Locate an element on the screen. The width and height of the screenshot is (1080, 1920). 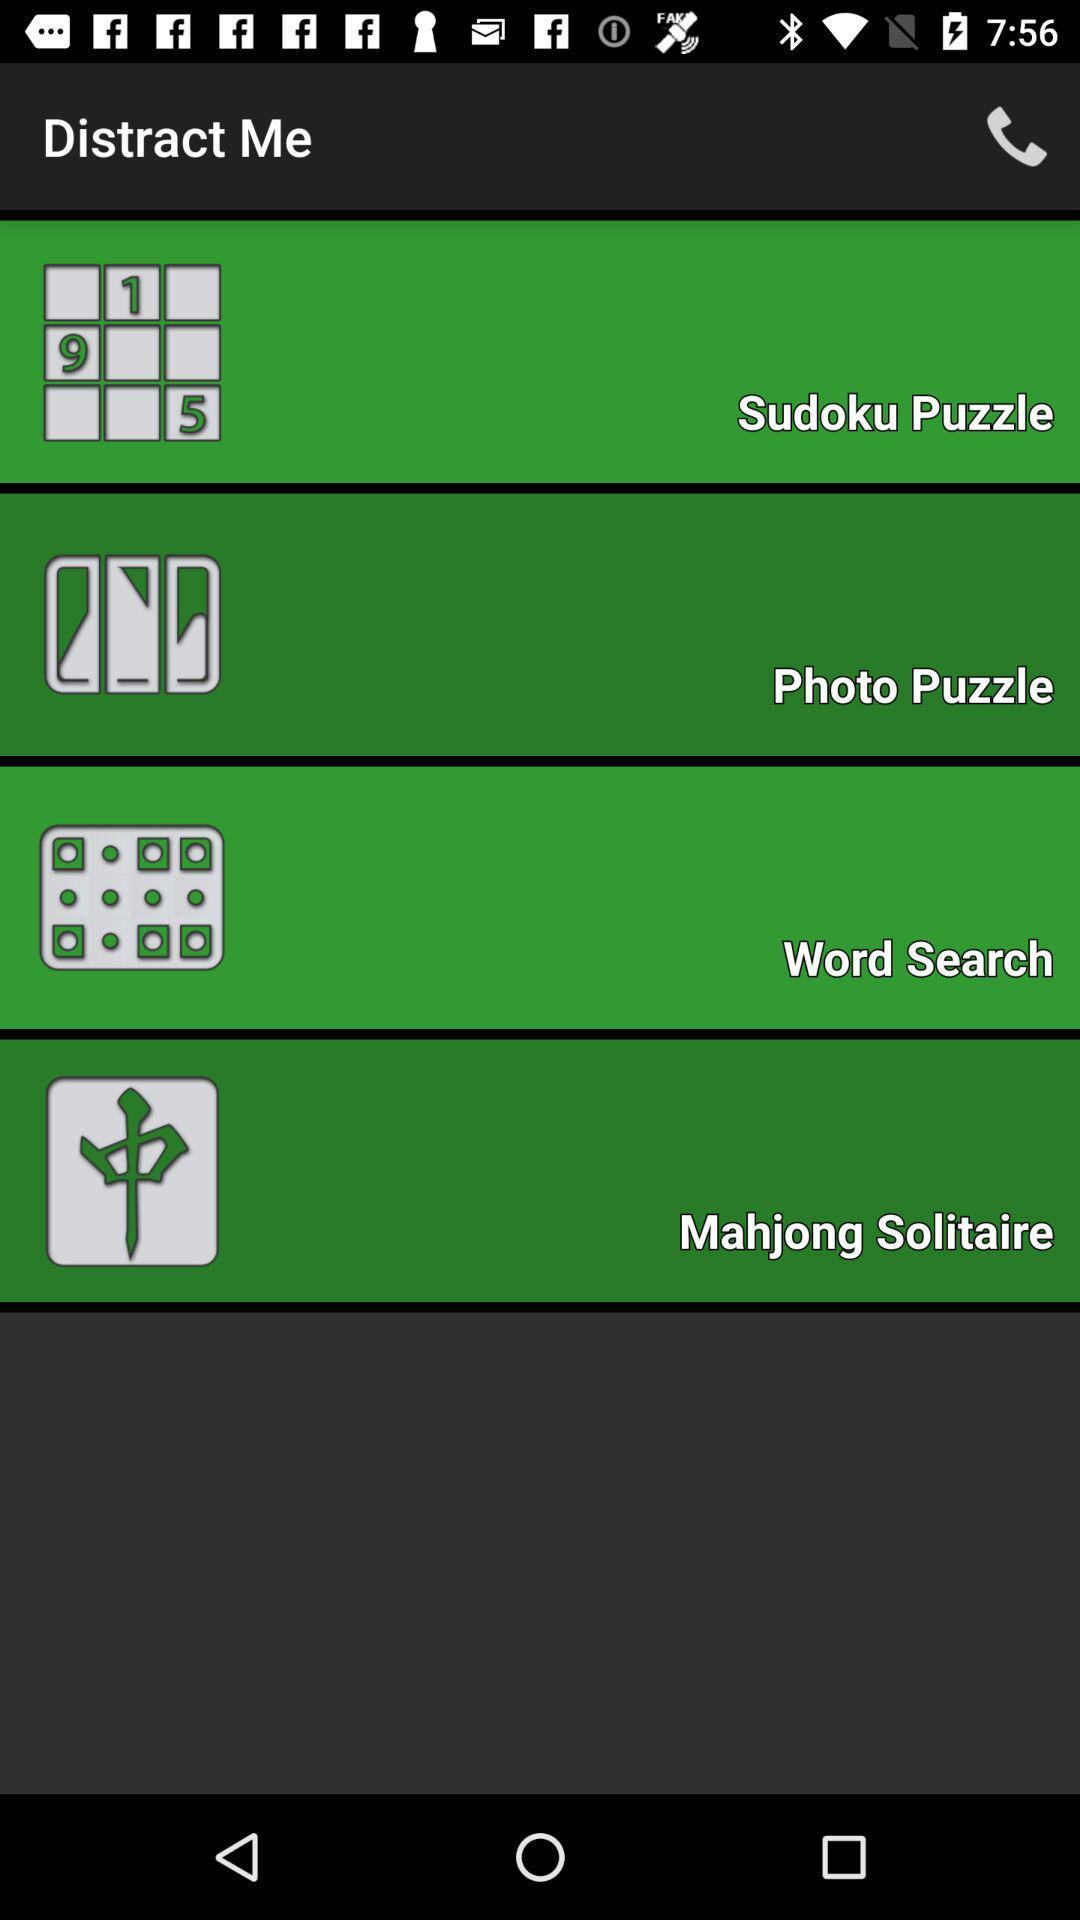
the photo puzzle item is located at coordinates (923, 691).